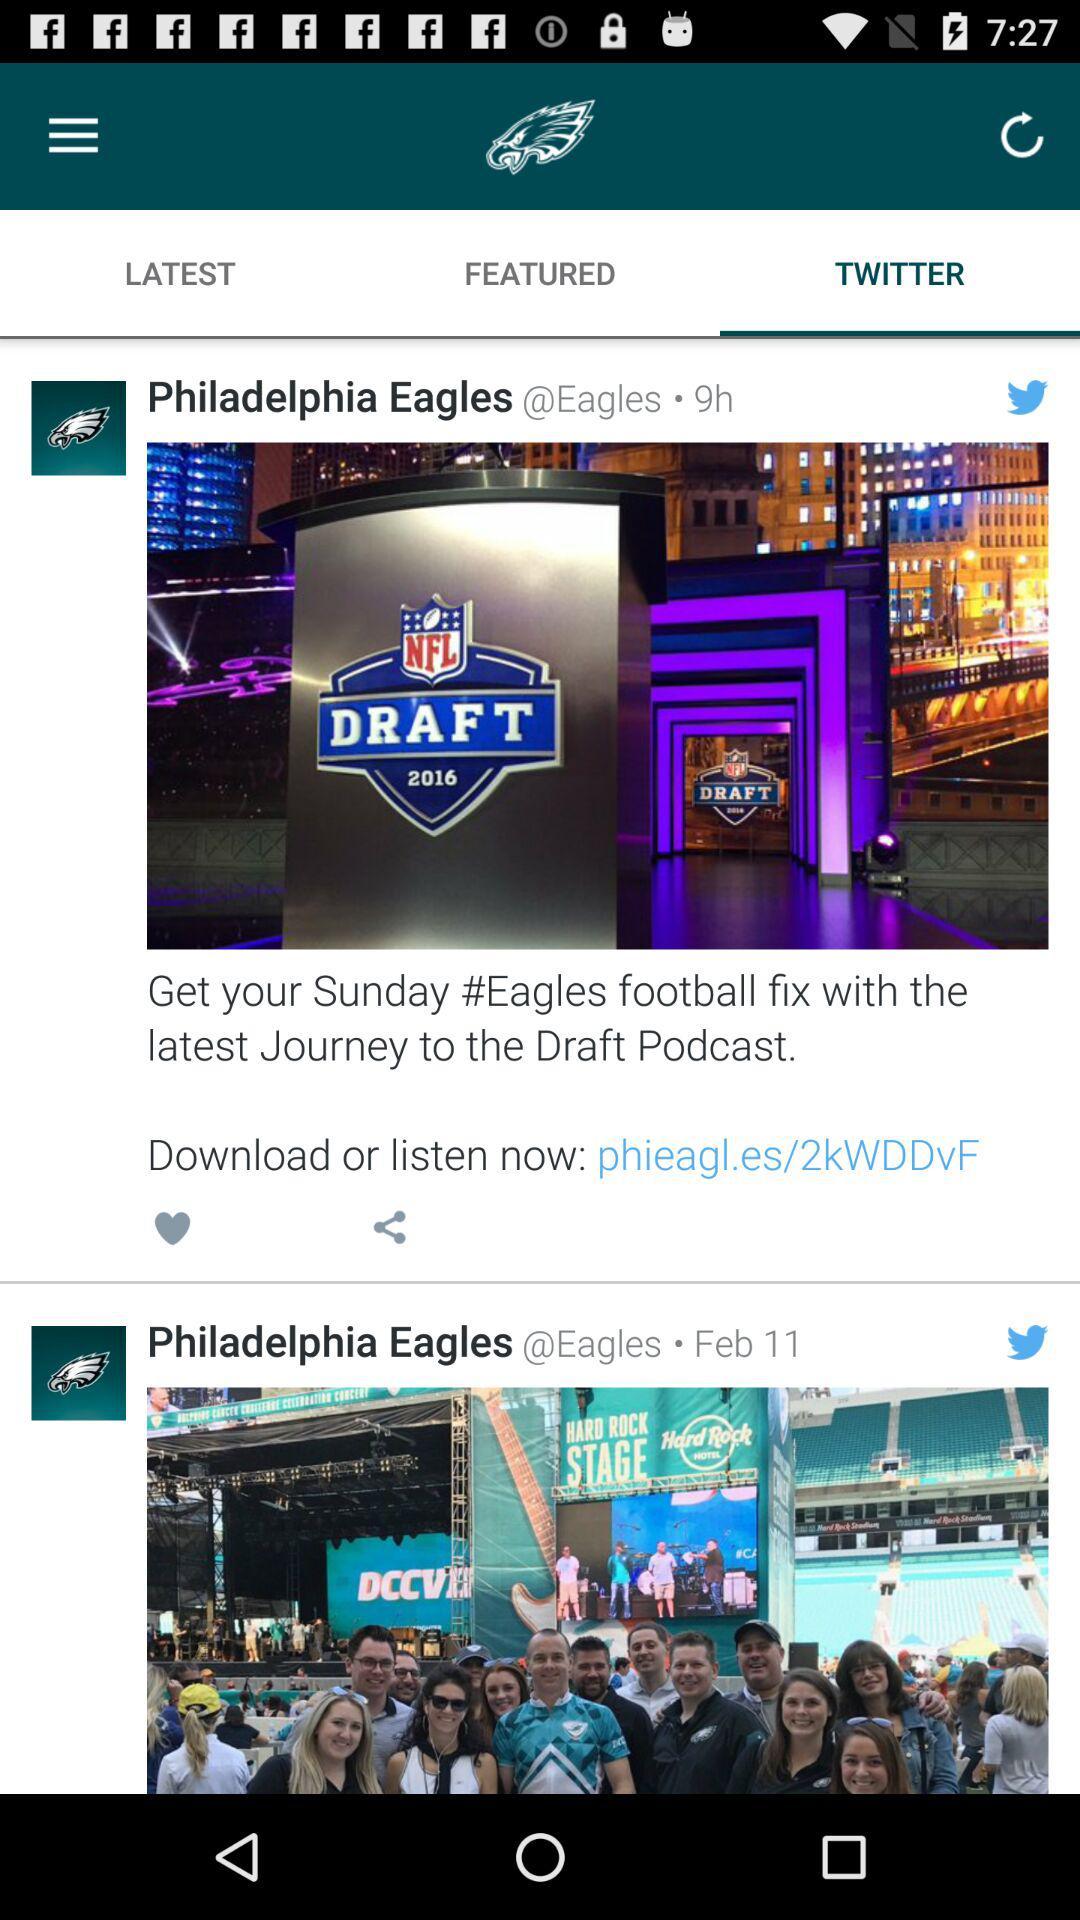 The width and height of the screenshot is (1080, 1920). I want to click on open picture in bigger view, so click(596, 1589).